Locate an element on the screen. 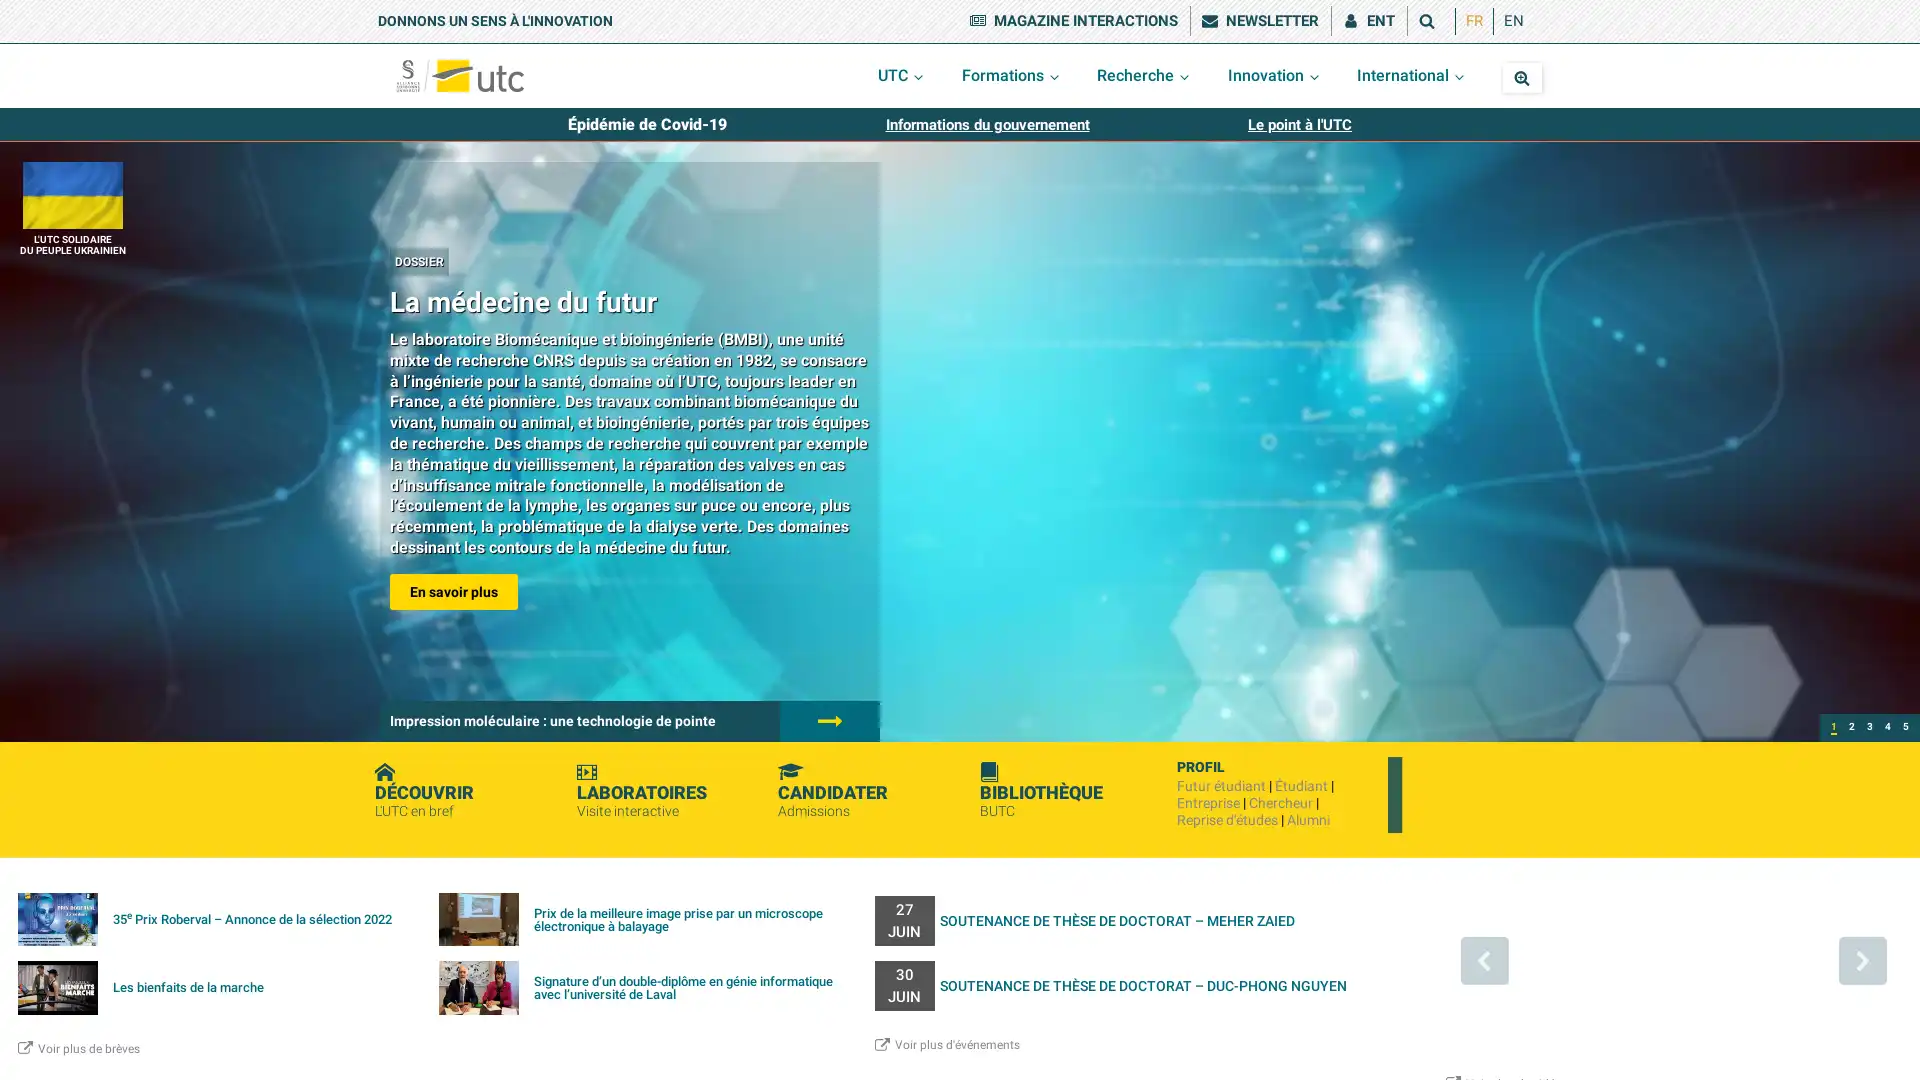 This screenshot has height=1080, width=1920. Diapositive precedente is located at coordinates (1483, 959).